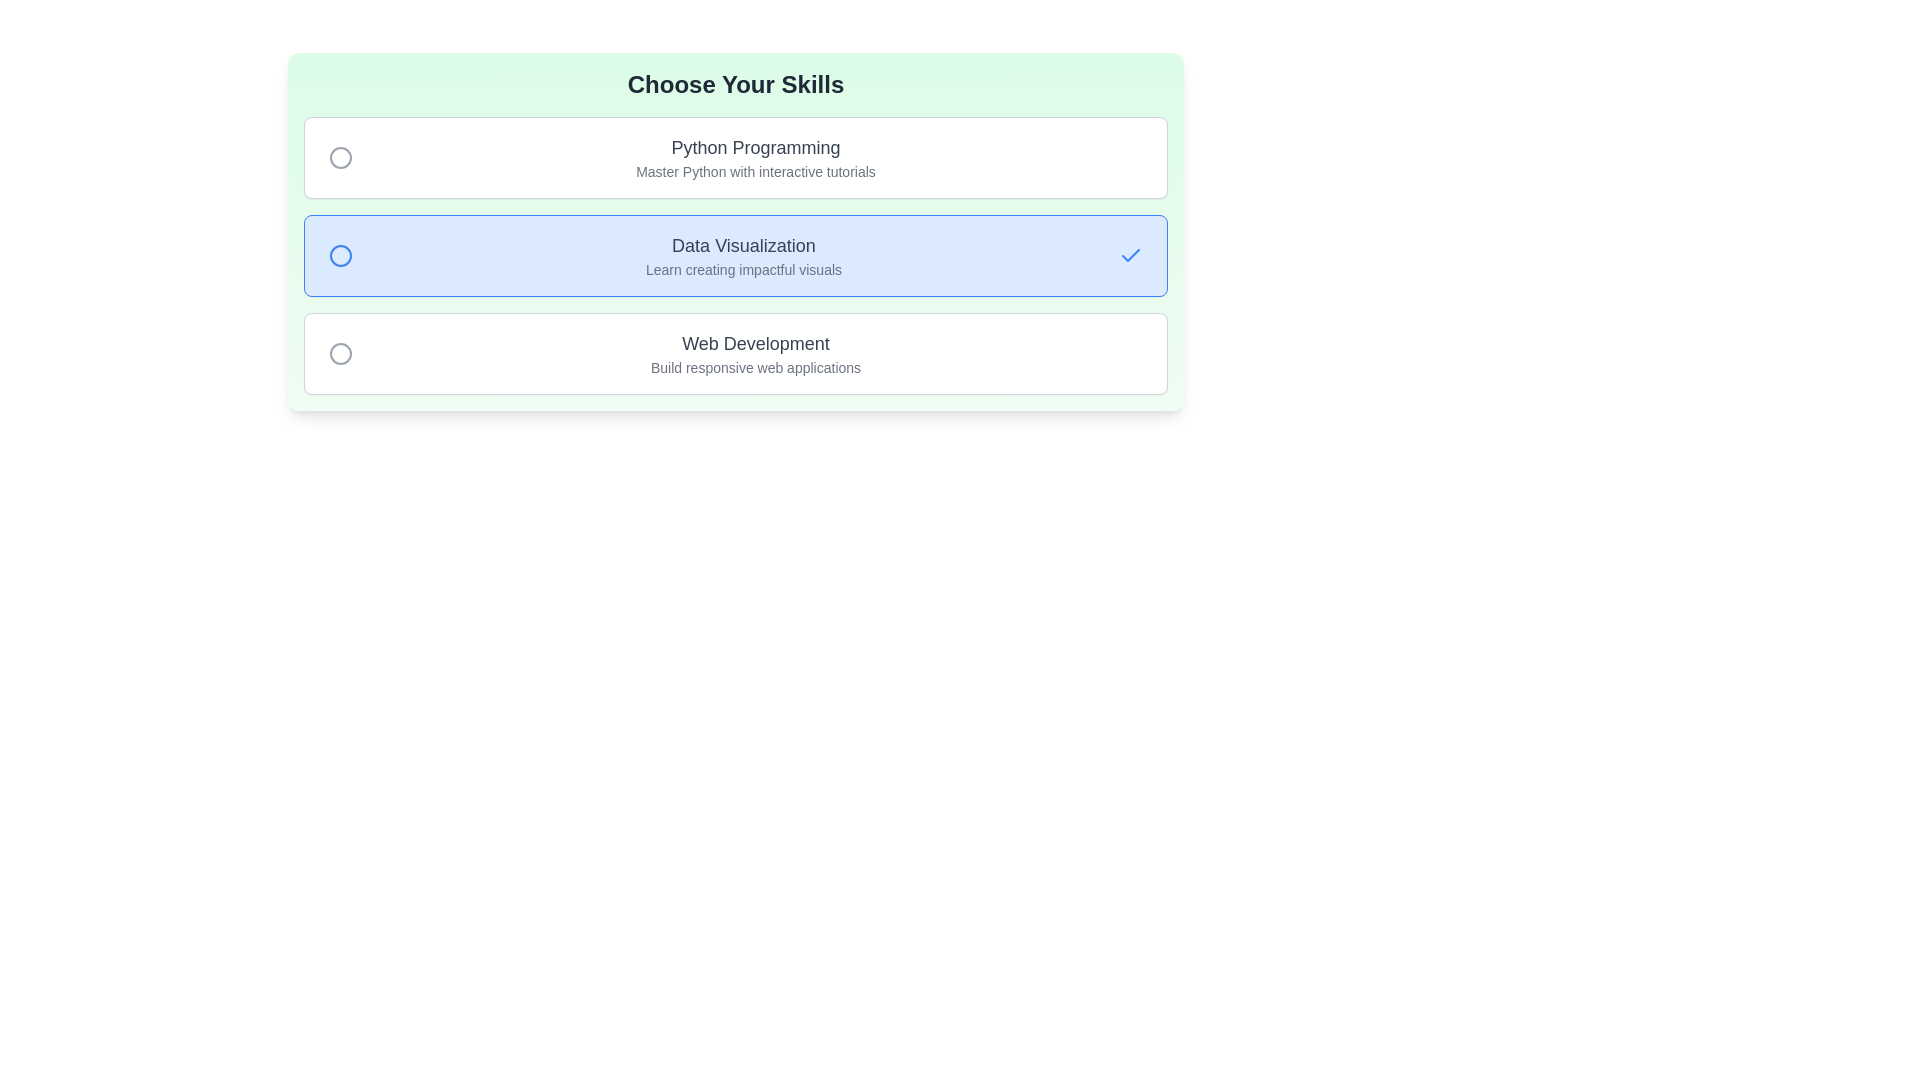 Image resolution: width=1920 pixels, height=1080 pixels. What do you see at coordinates (734, 157) in the screenshot?
I see `the item with title Python Programming` at bounding box center [734, 157].